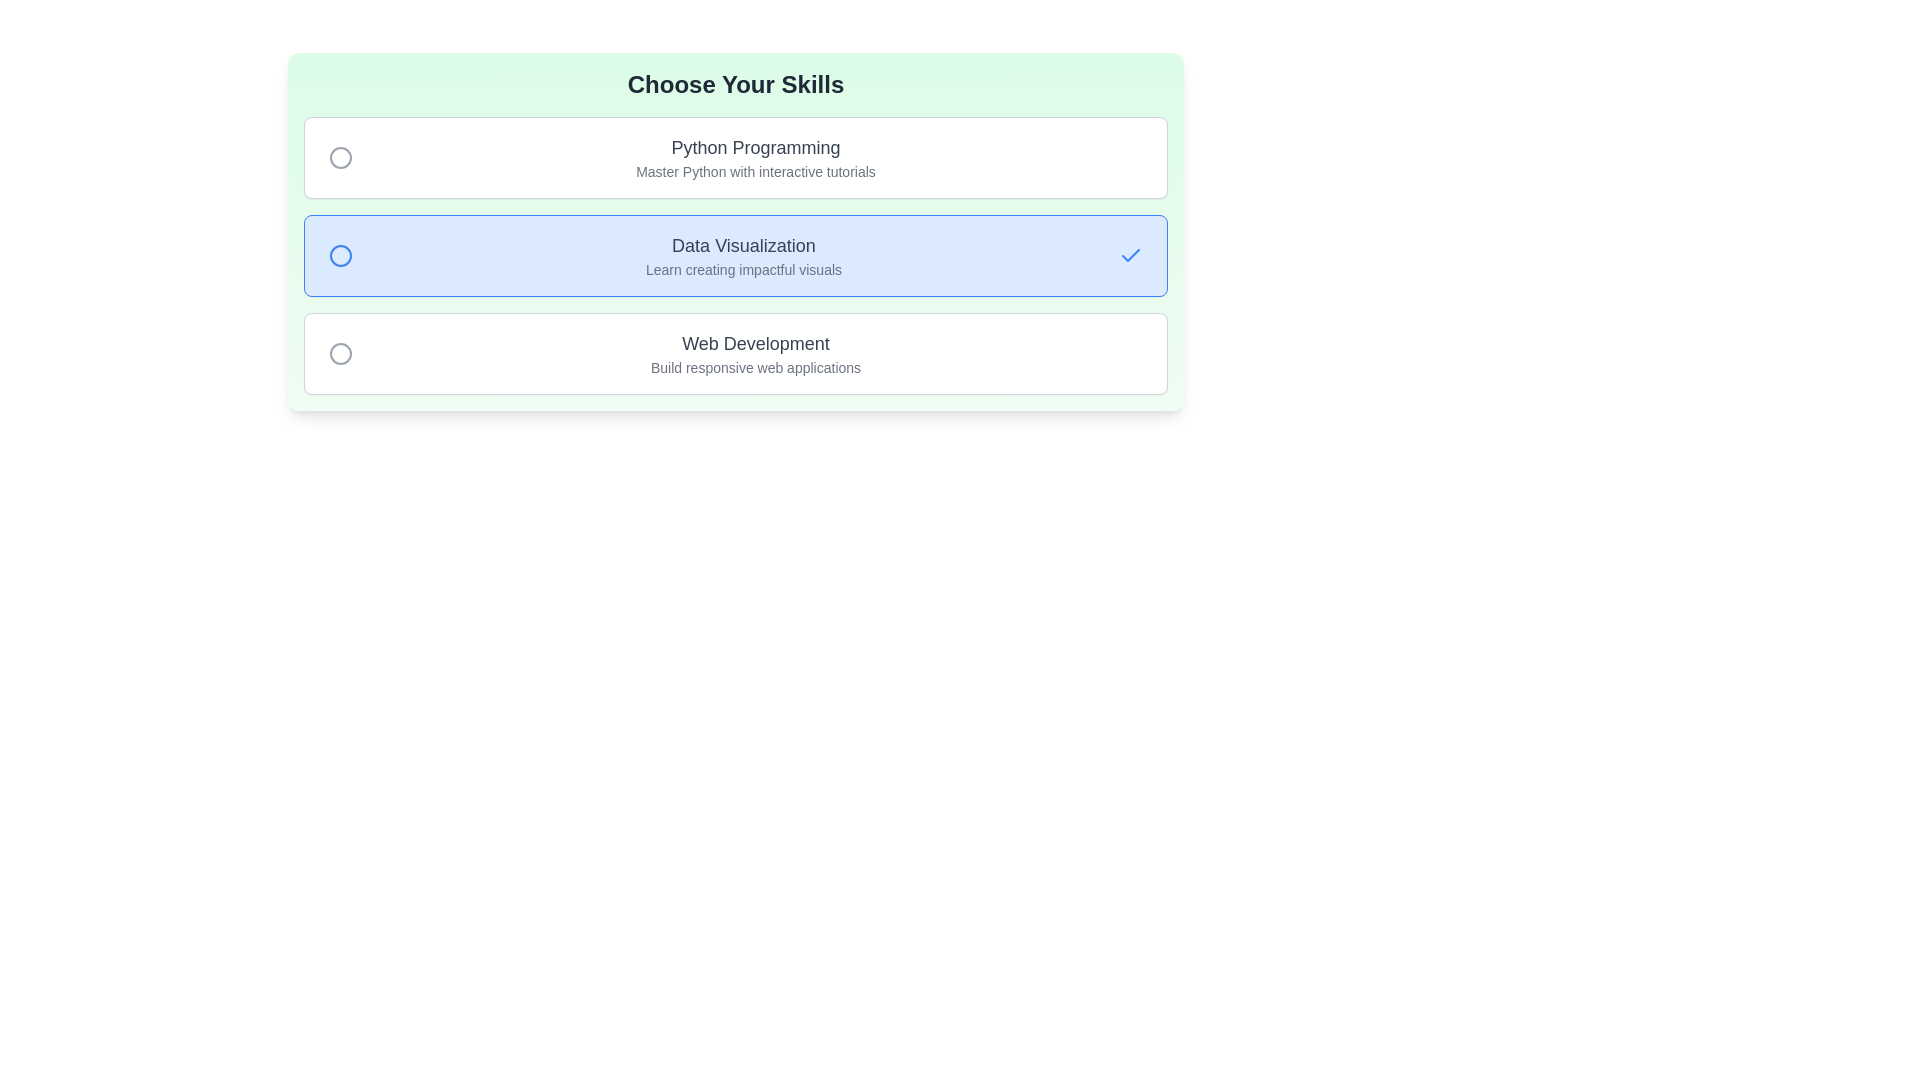 Image resolution: width=1920 pixels, height=1080 pixels. What do you see at coordinates (734, 157) in the screenshot?
I see `the item with title Python Programming` at bounding box center [734, 157].